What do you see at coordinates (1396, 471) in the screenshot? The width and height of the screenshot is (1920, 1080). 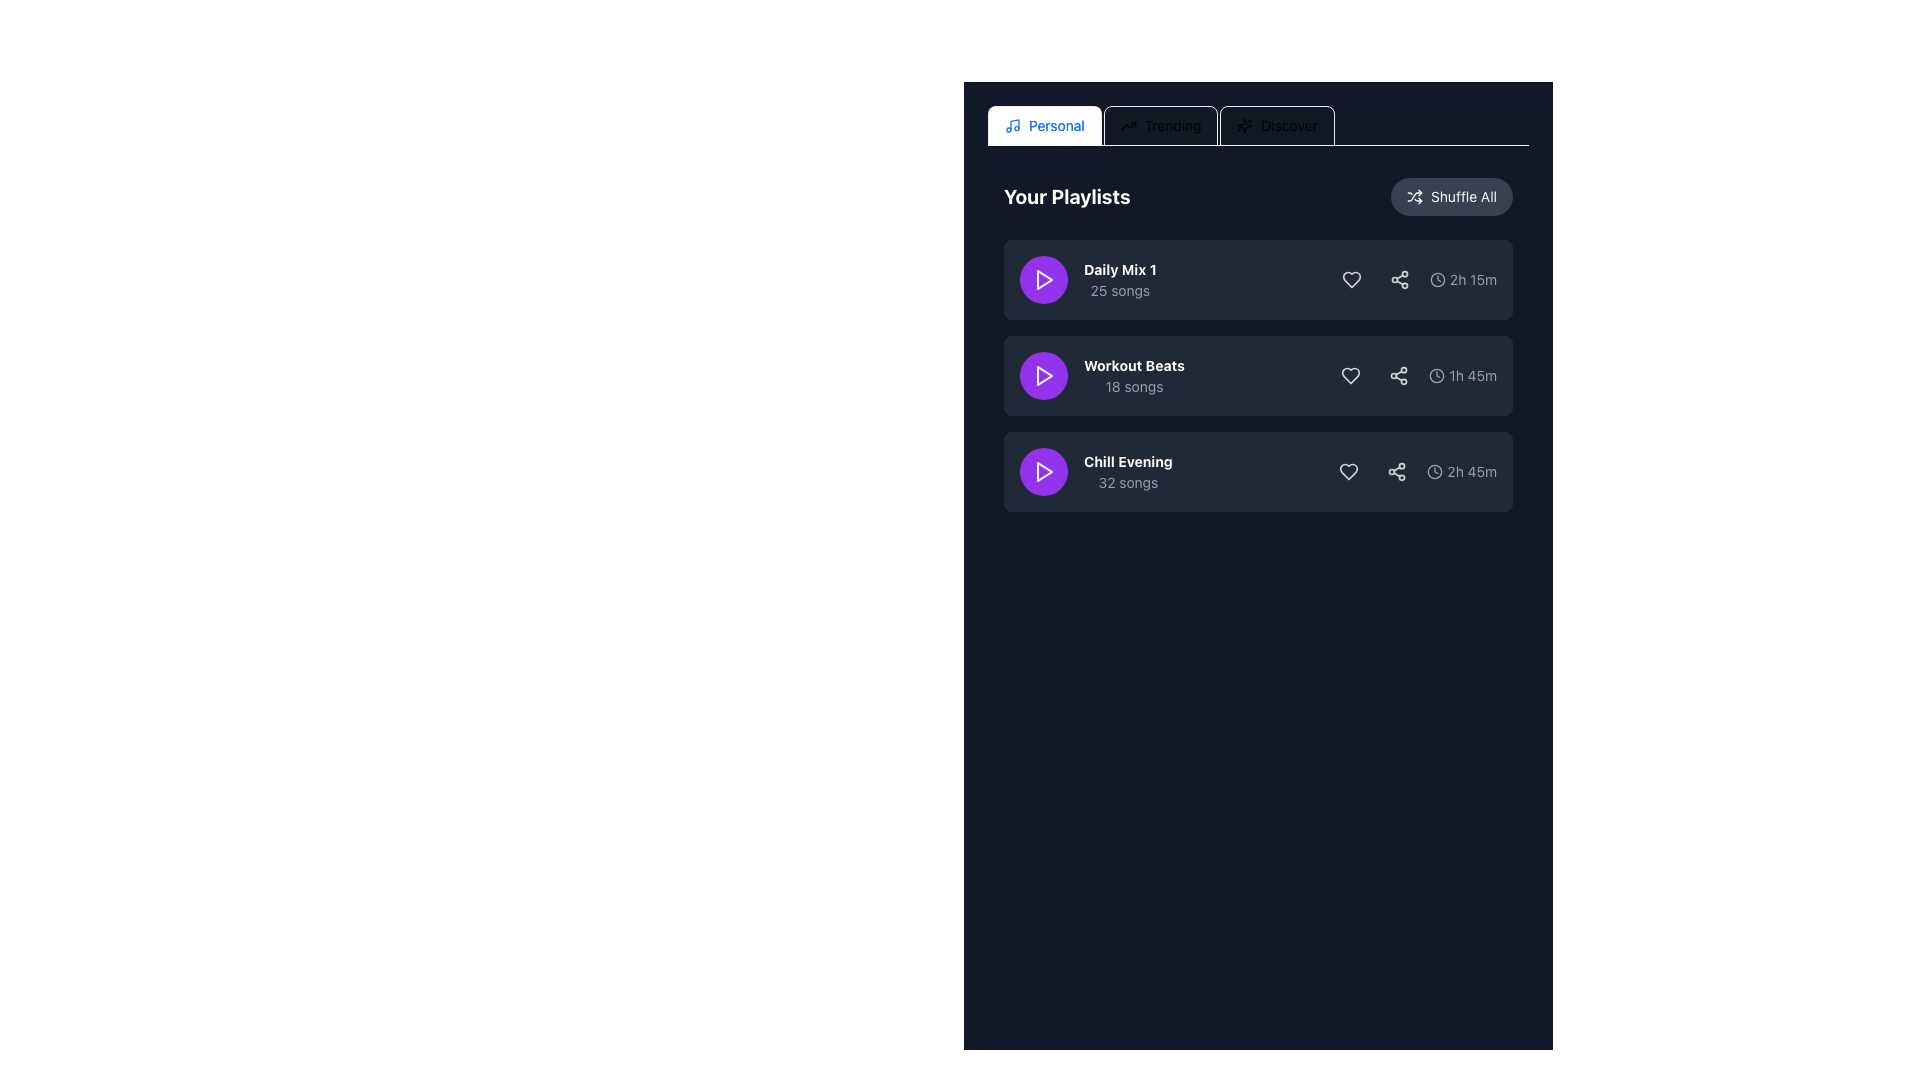 I see `the circular share button with a white outline and gray share icon, located between the heart-shaped button and the text '2h 45m' in the 'Chill Evening' playlist section` at bounding box center [1396, 471].